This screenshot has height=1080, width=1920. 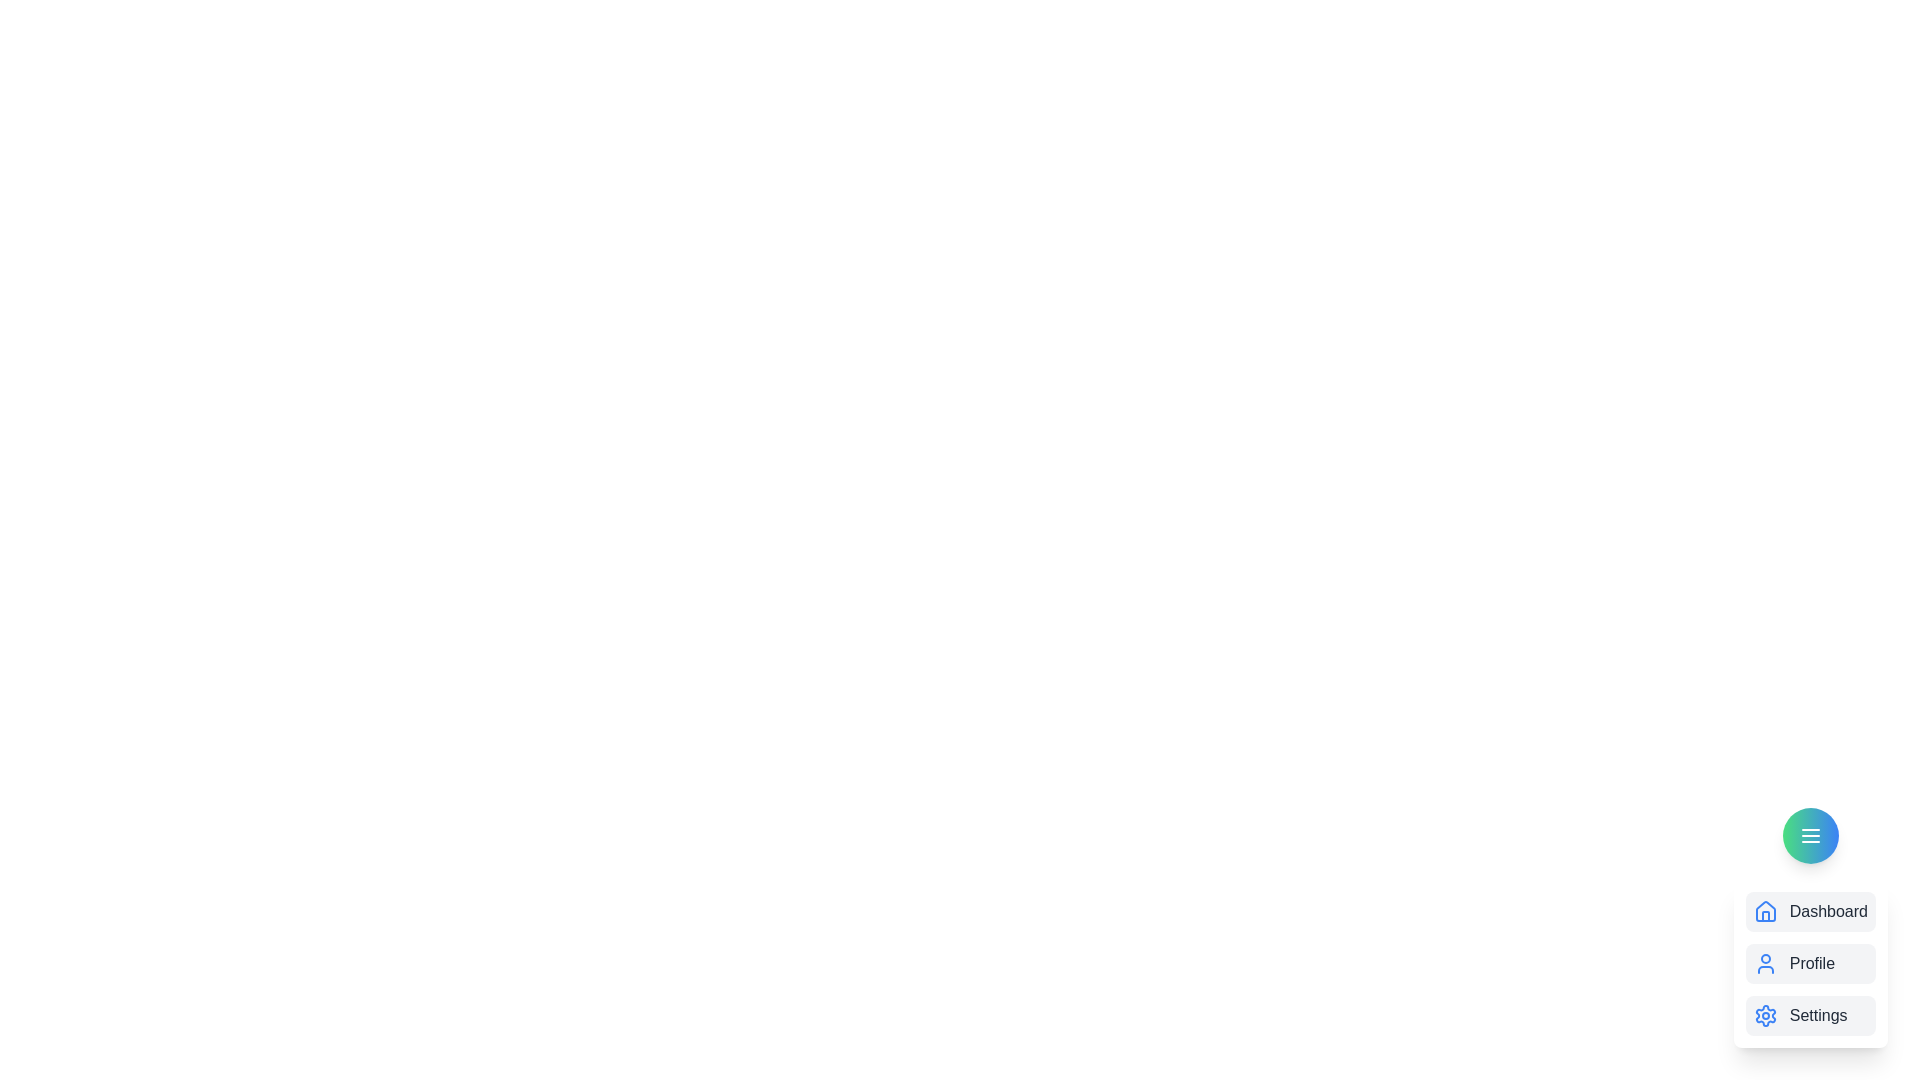 I want to click on the profile_item to observe the hover effect, so click(x=1810, y=963).